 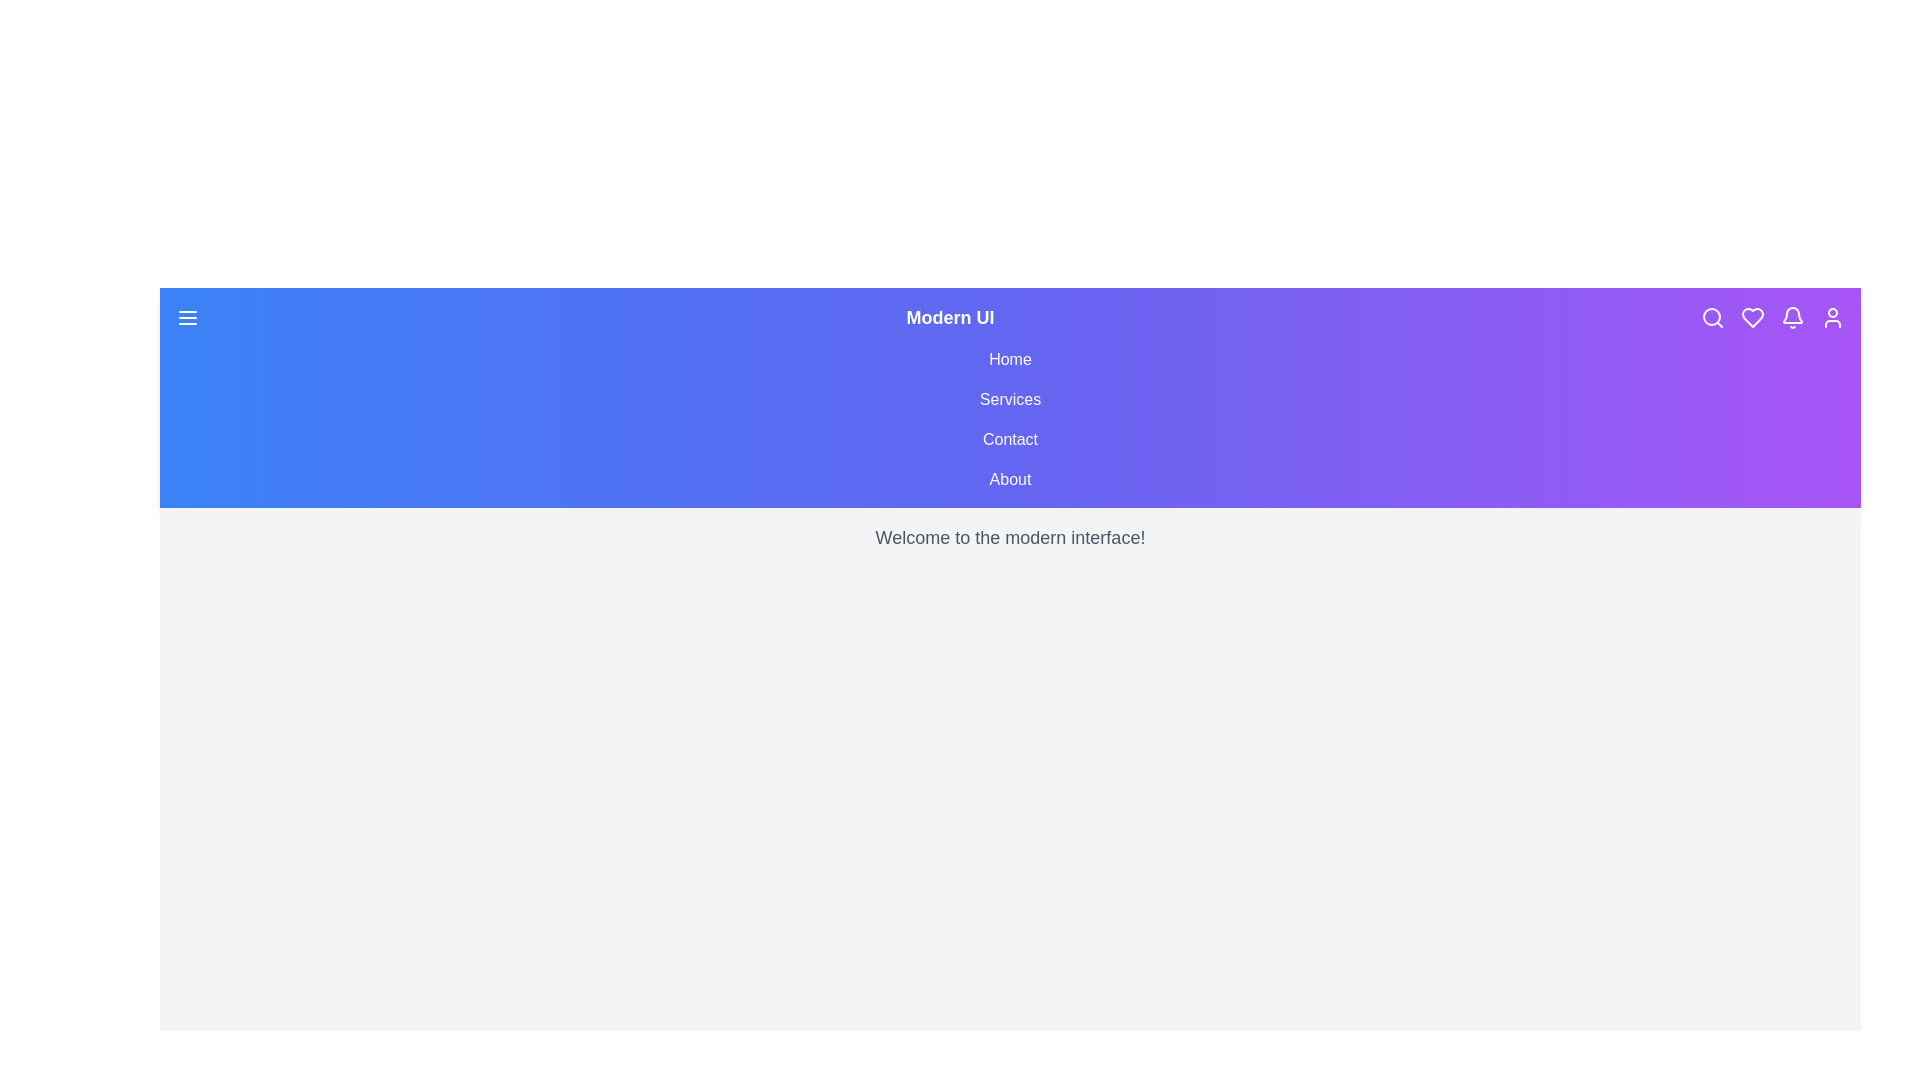 I want to click on the bell icon to access notifications, so click(x=1793, y=316).